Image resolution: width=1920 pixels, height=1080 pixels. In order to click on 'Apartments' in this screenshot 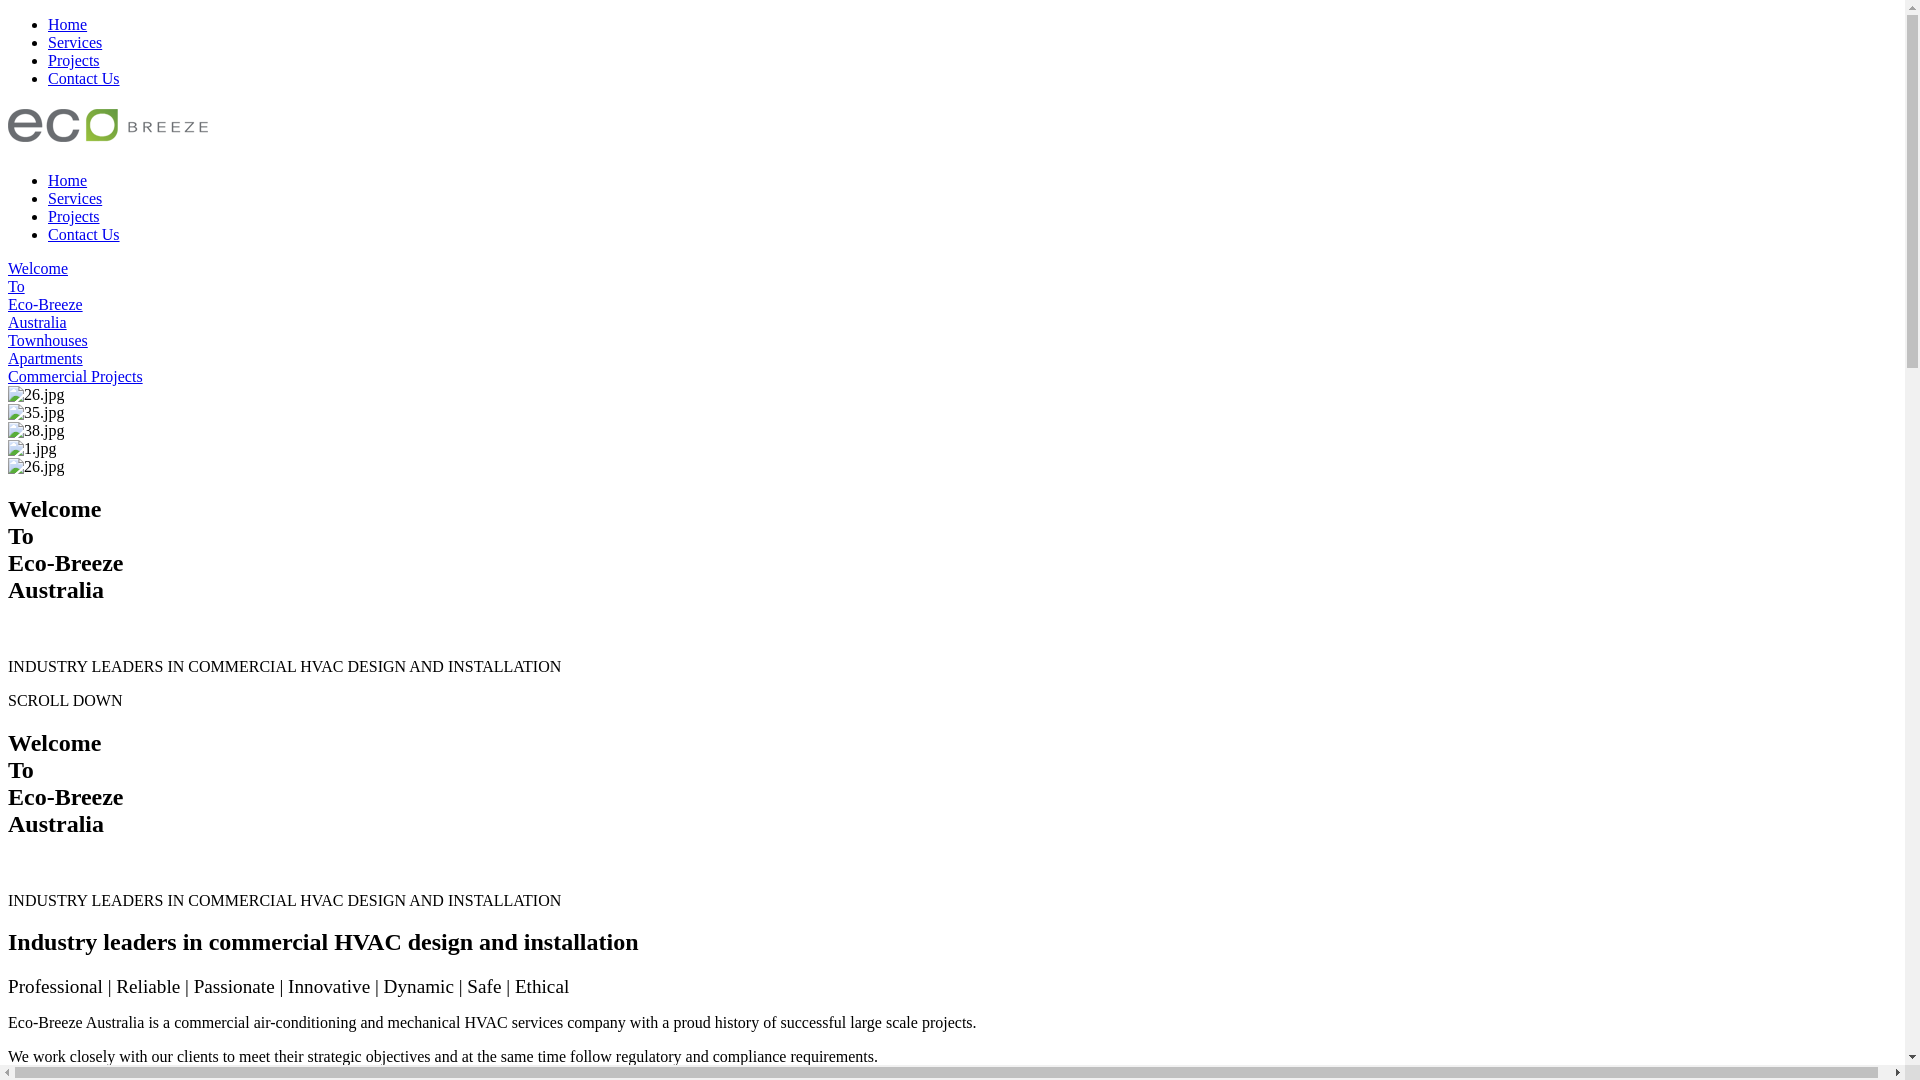, I will do `click(8, 357)`.